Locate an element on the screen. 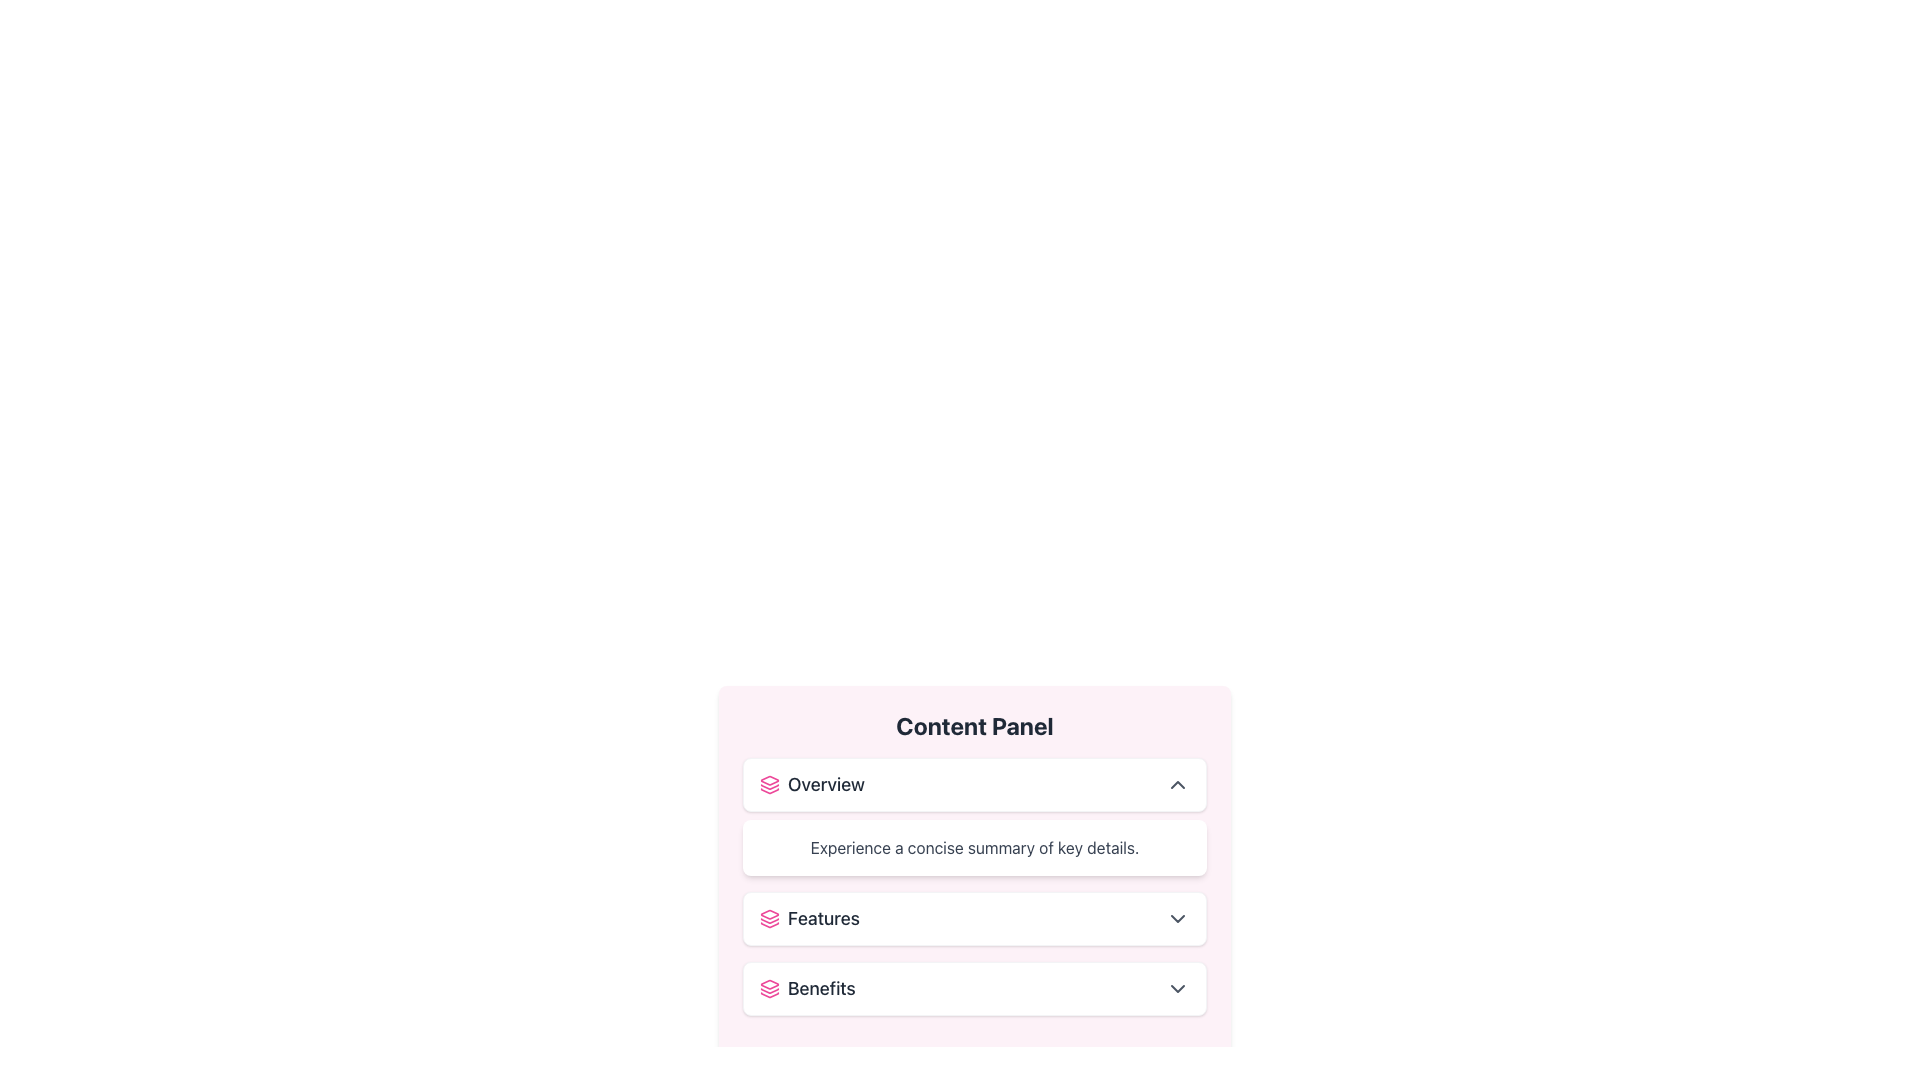  third layer of the pink and dark shaded icon located next to the 'Benefits' label in the content panel is located at coordinates (768, 995).